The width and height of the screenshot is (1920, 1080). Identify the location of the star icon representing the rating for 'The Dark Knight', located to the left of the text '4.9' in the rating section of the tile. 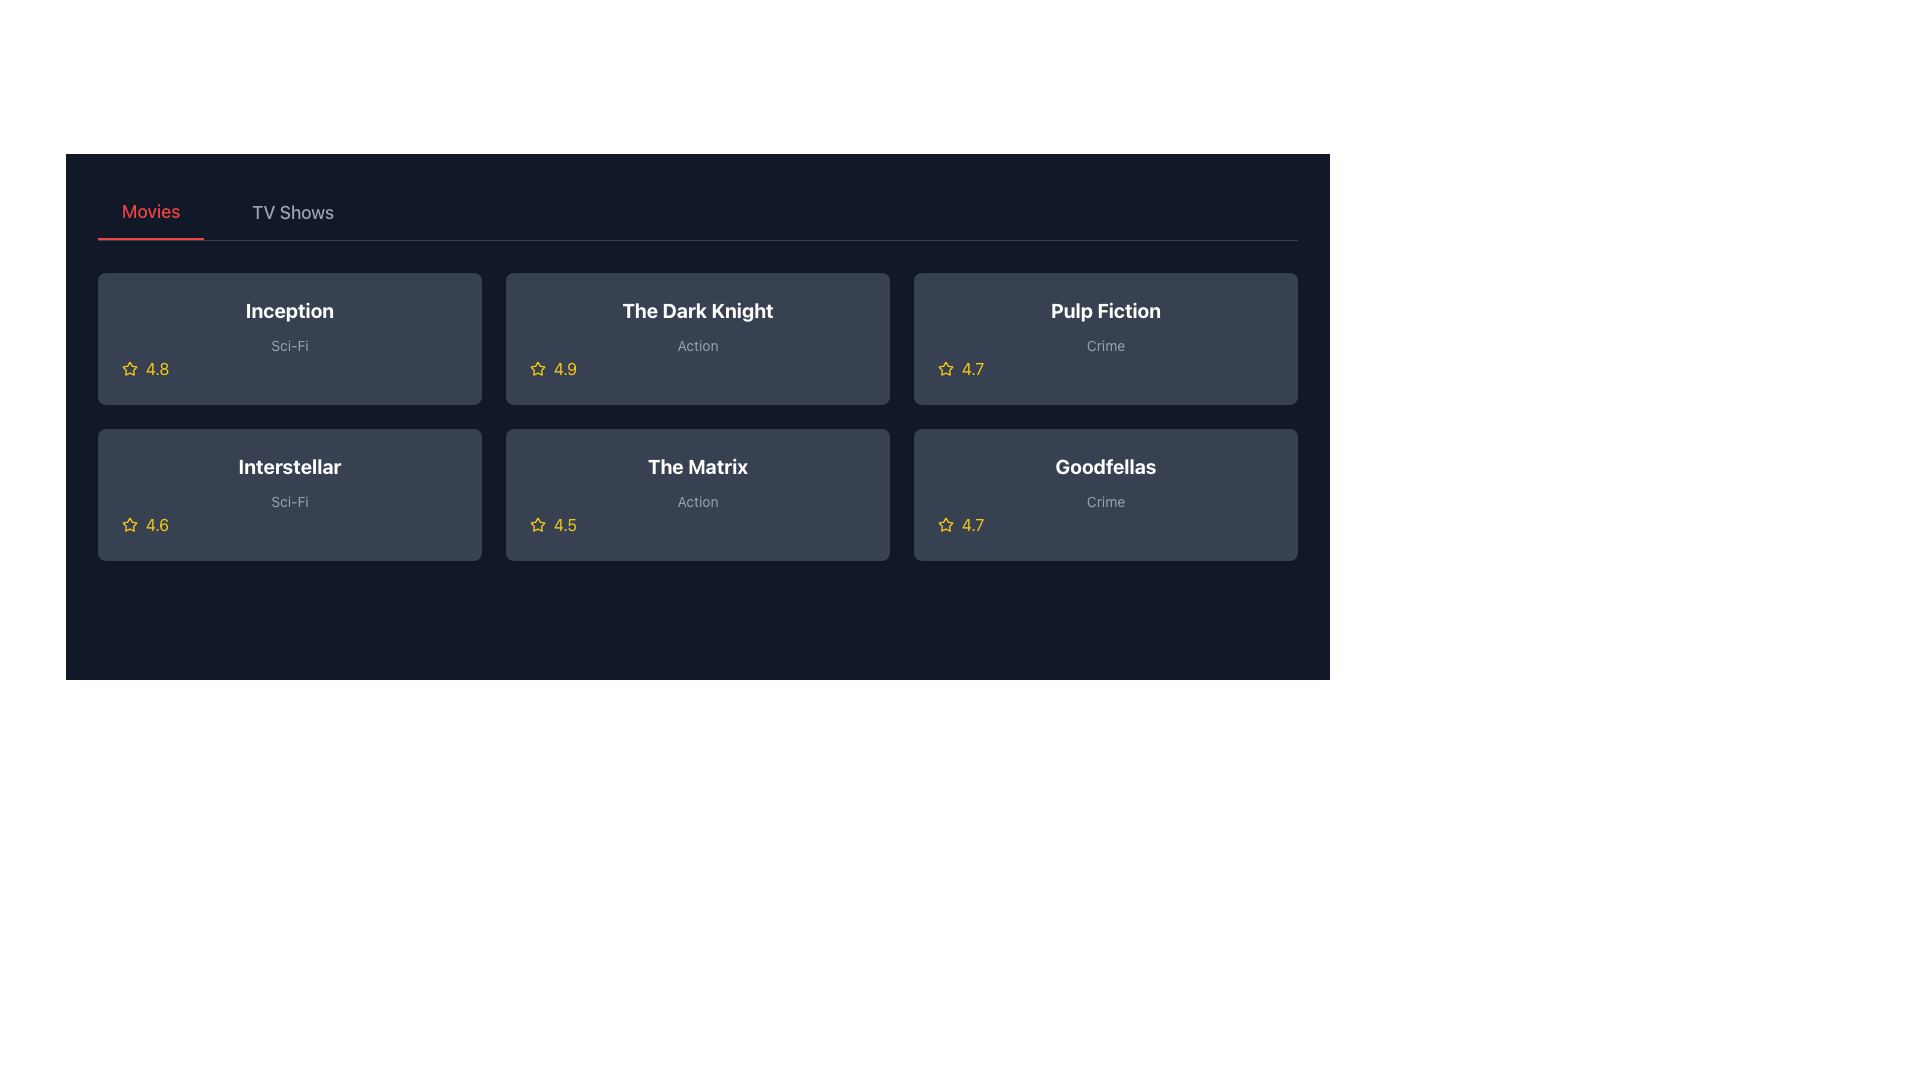
(537, 369).